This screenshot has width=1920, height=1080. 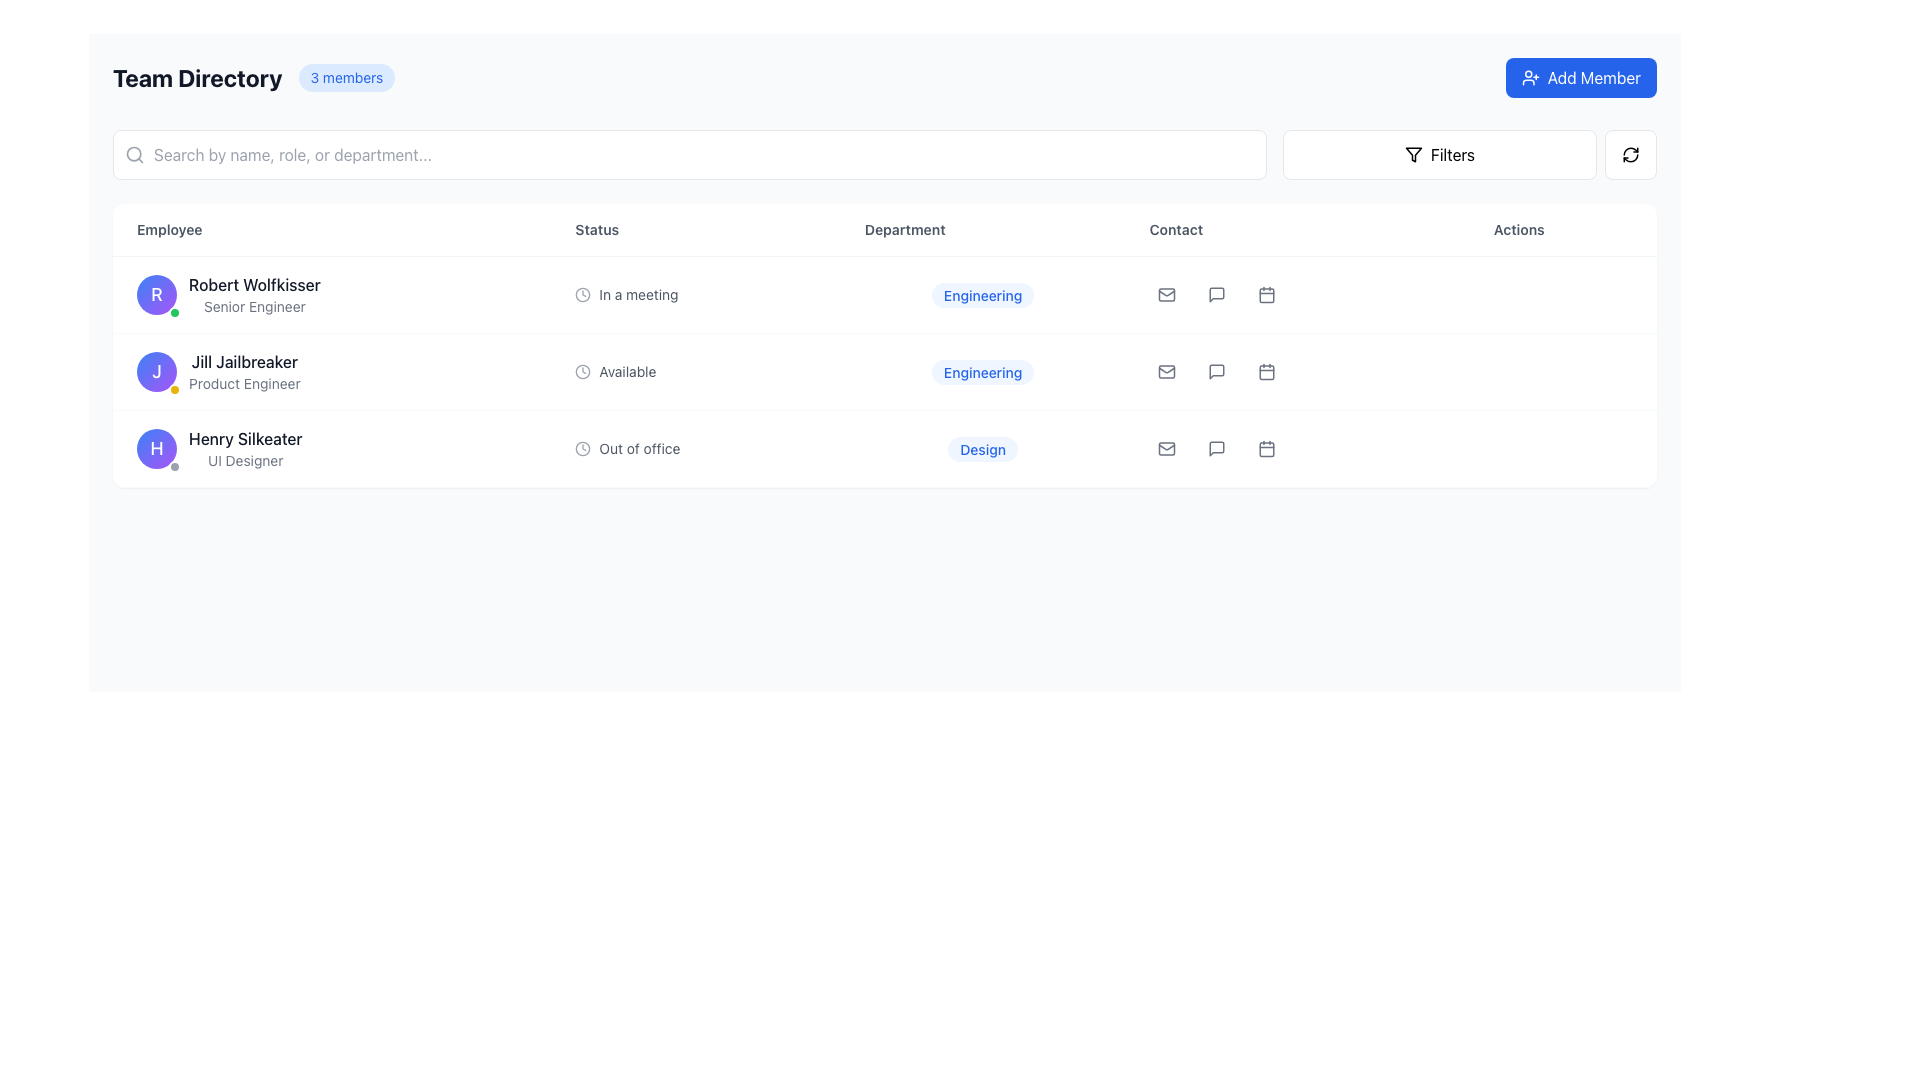 I want to click on the text element displaying the name 'Henry Silkeater' in the employee table by moving the cursor to its center point, so click(x=244, y=438).